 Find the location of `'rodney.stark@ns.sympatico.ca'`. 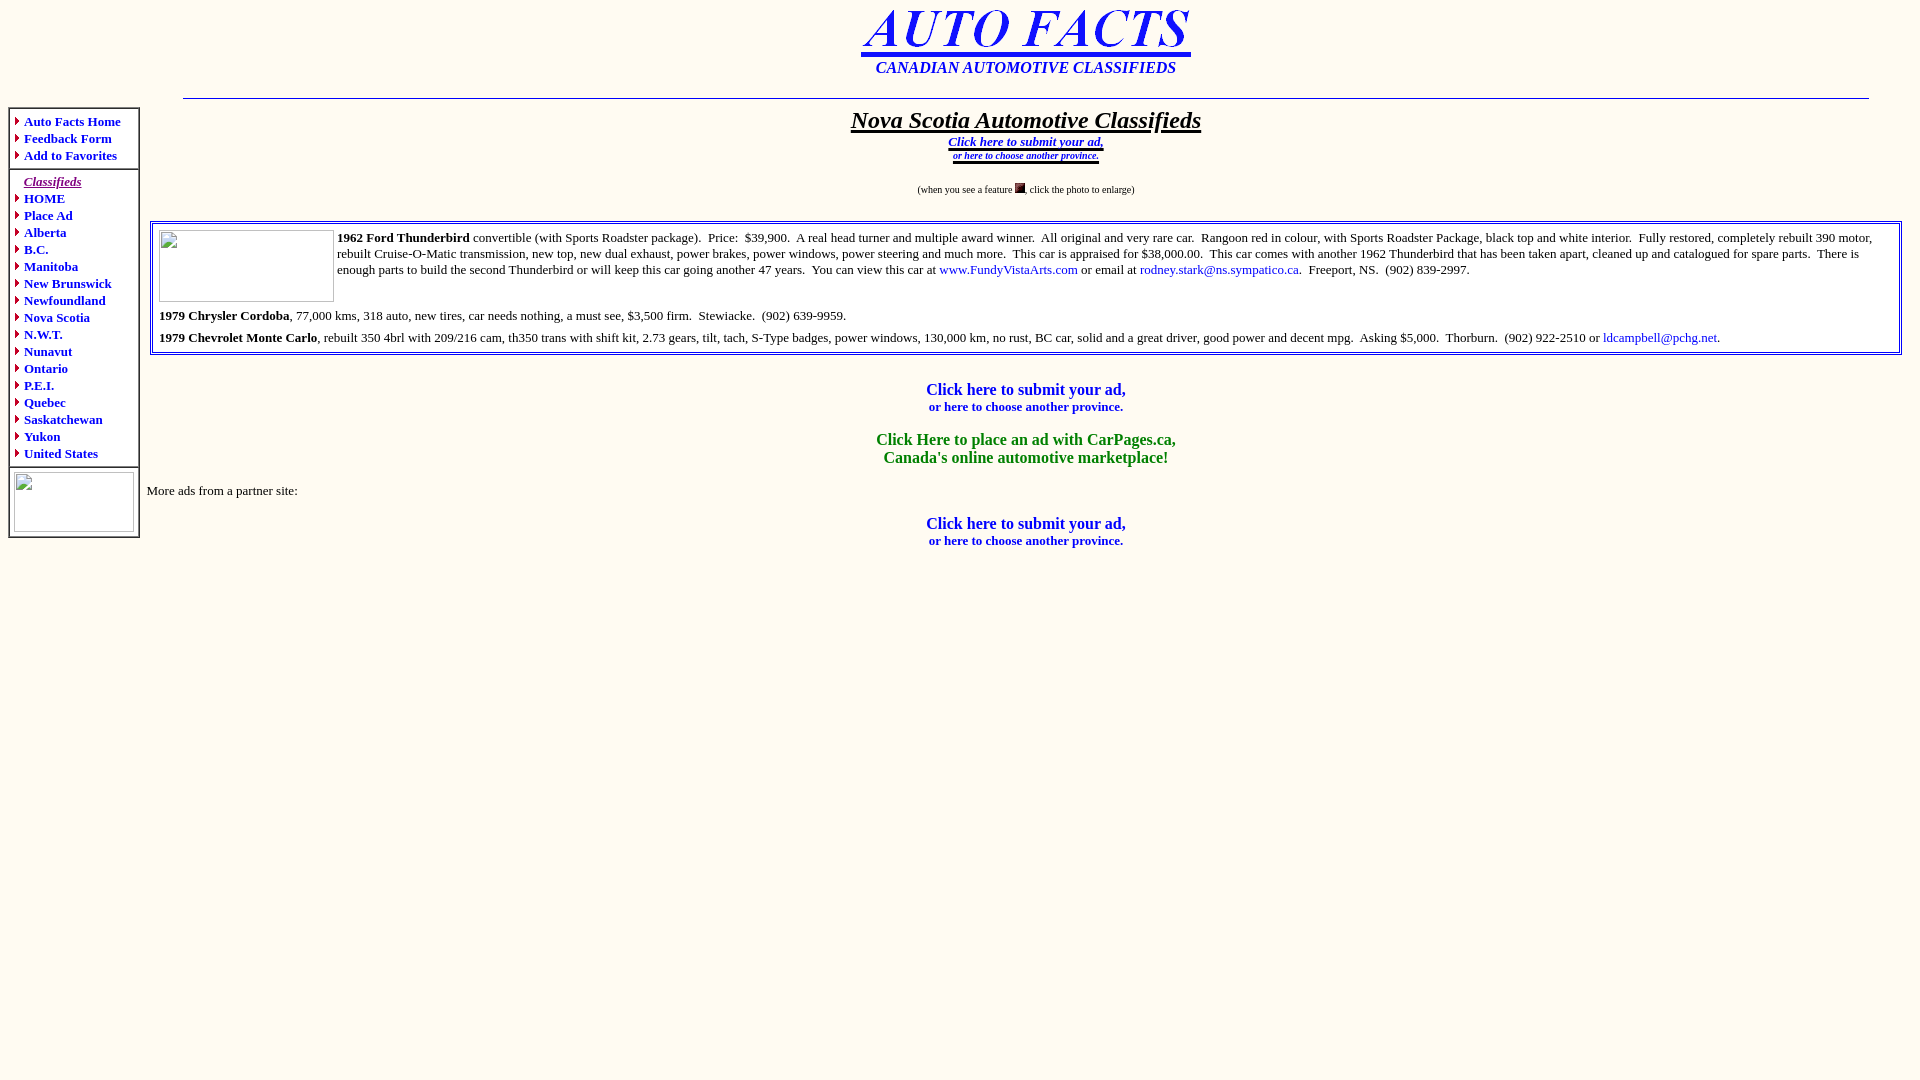

'rodney.stark@ns.sympatico.ca' is located at coordinates (1218, 268).